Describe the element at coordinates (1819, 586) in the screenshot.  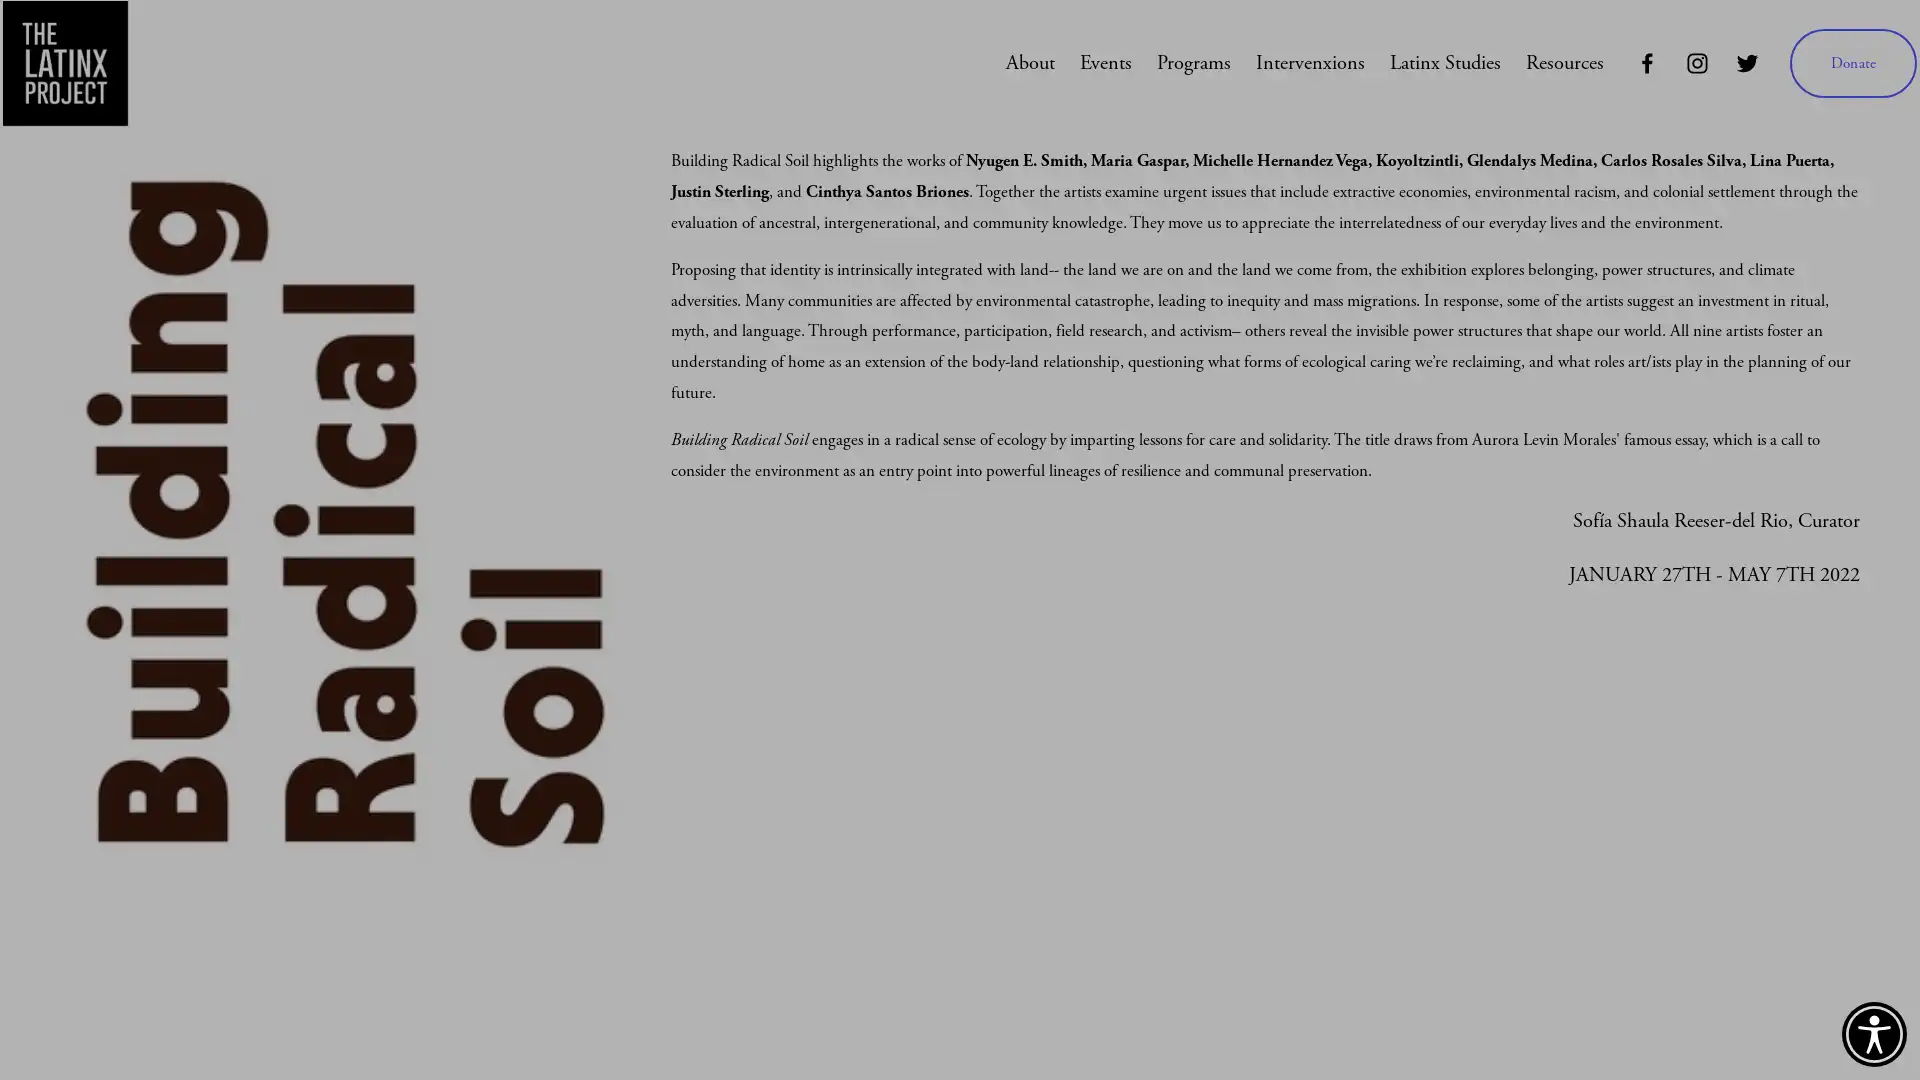
I see `Close` at that location.